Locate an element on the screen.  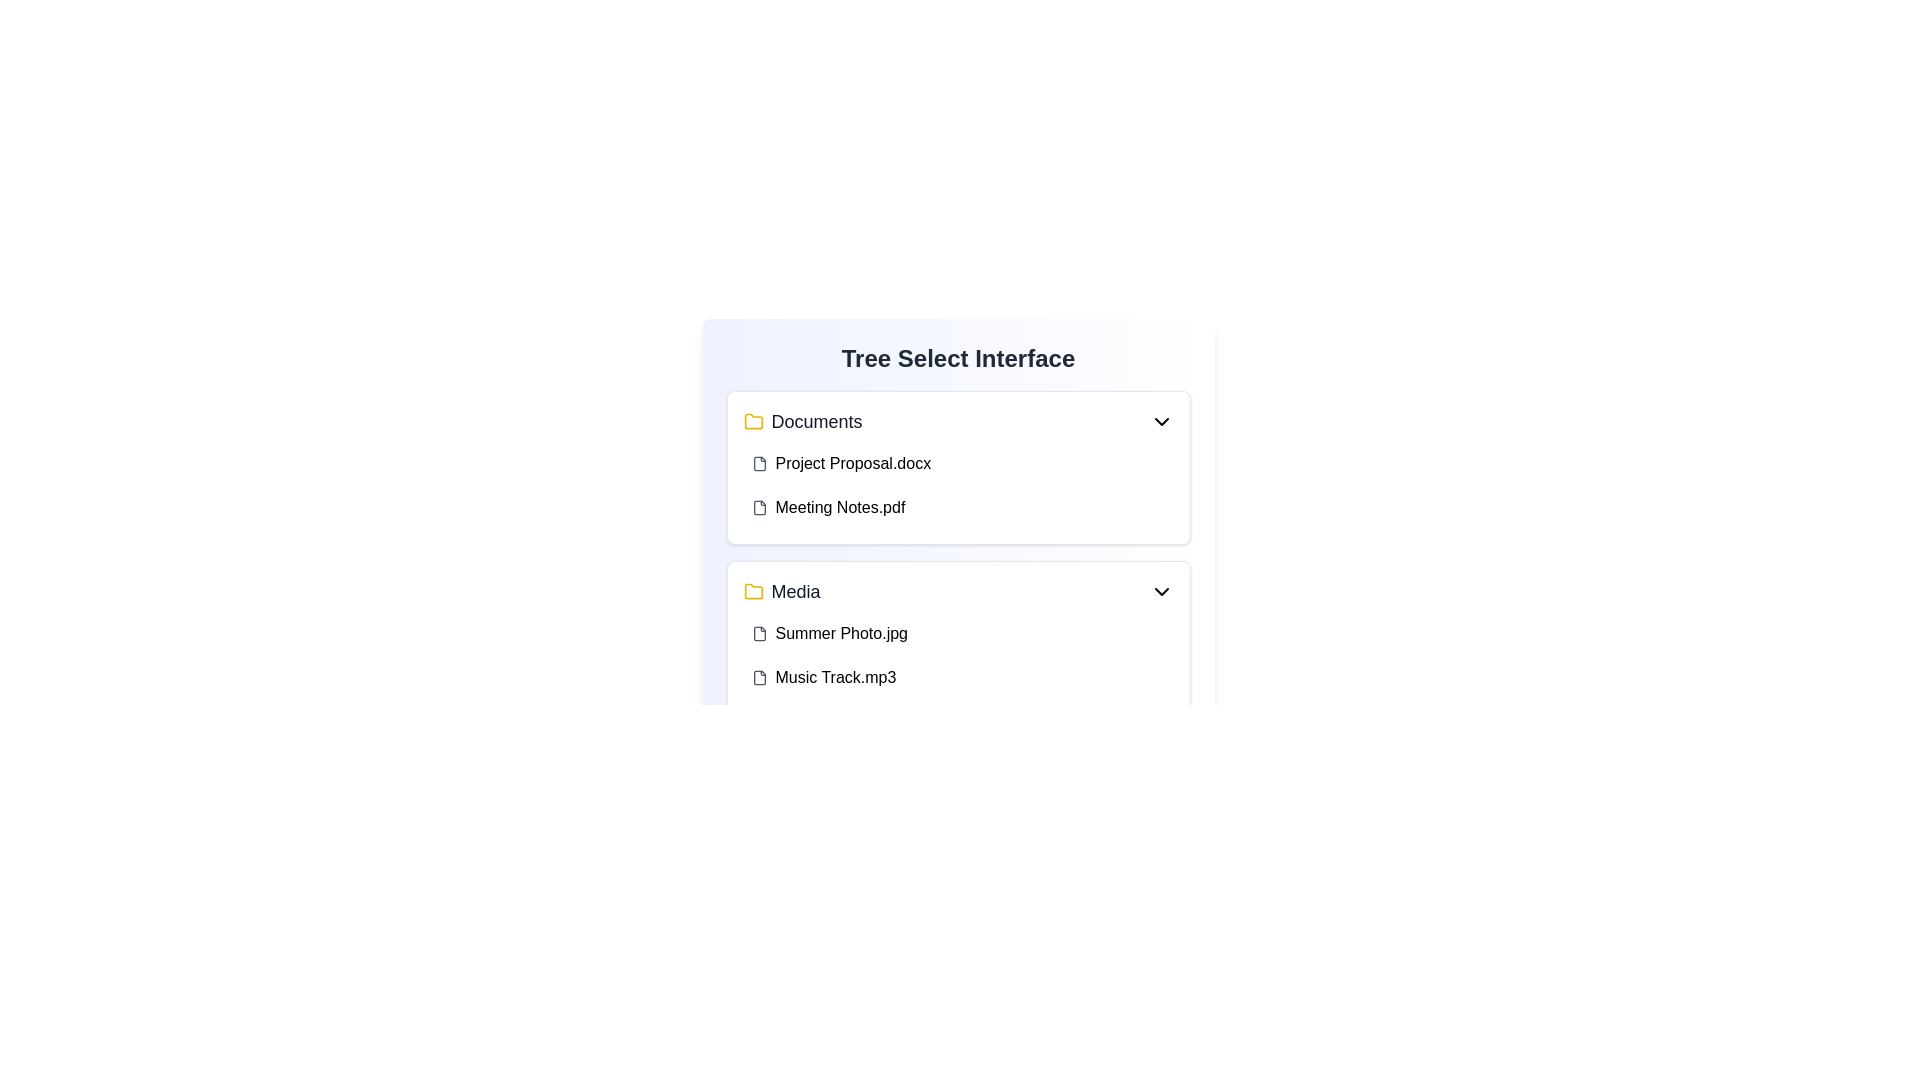
the second list item labeled 'Meeting Notes.pdf' under the 'Documents' section is located at coordinates (957, 486).